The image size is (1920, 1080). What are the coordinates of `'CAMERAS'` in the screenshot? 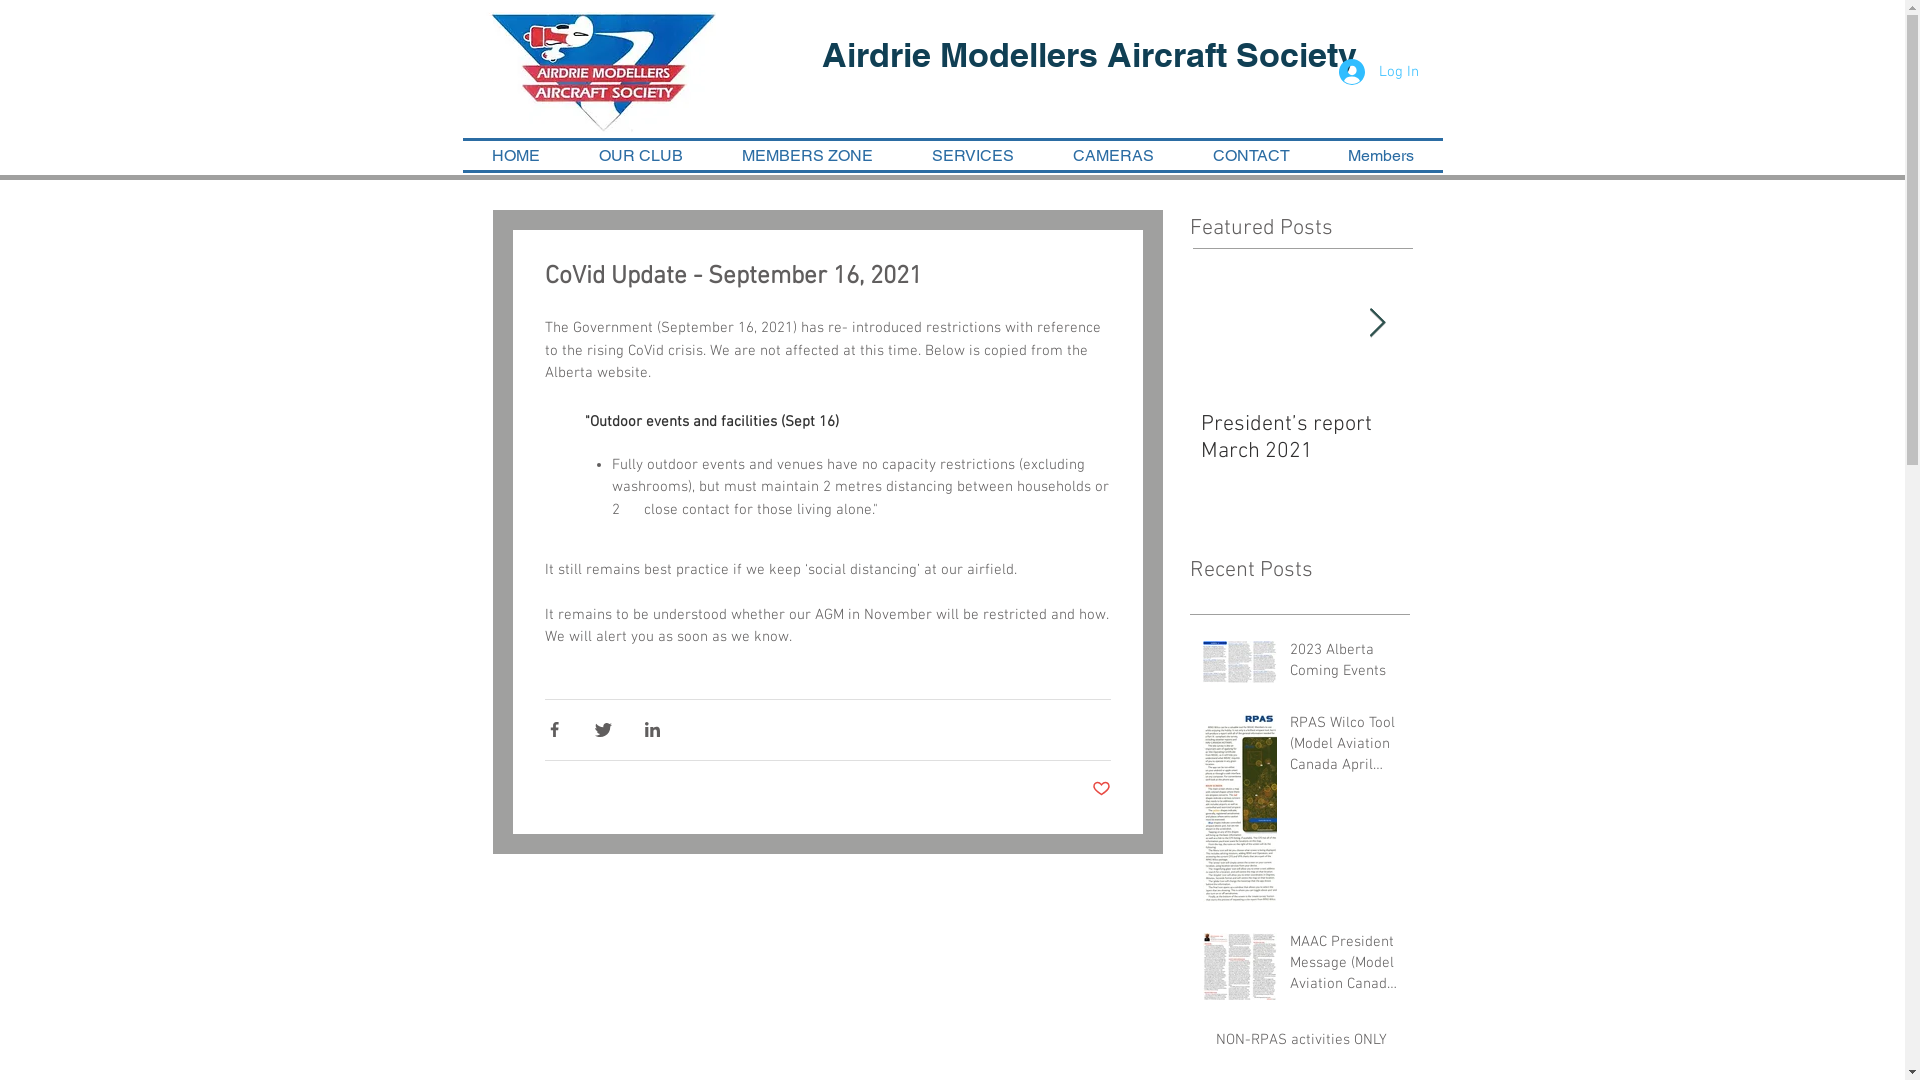 It's located at (1112, 154).